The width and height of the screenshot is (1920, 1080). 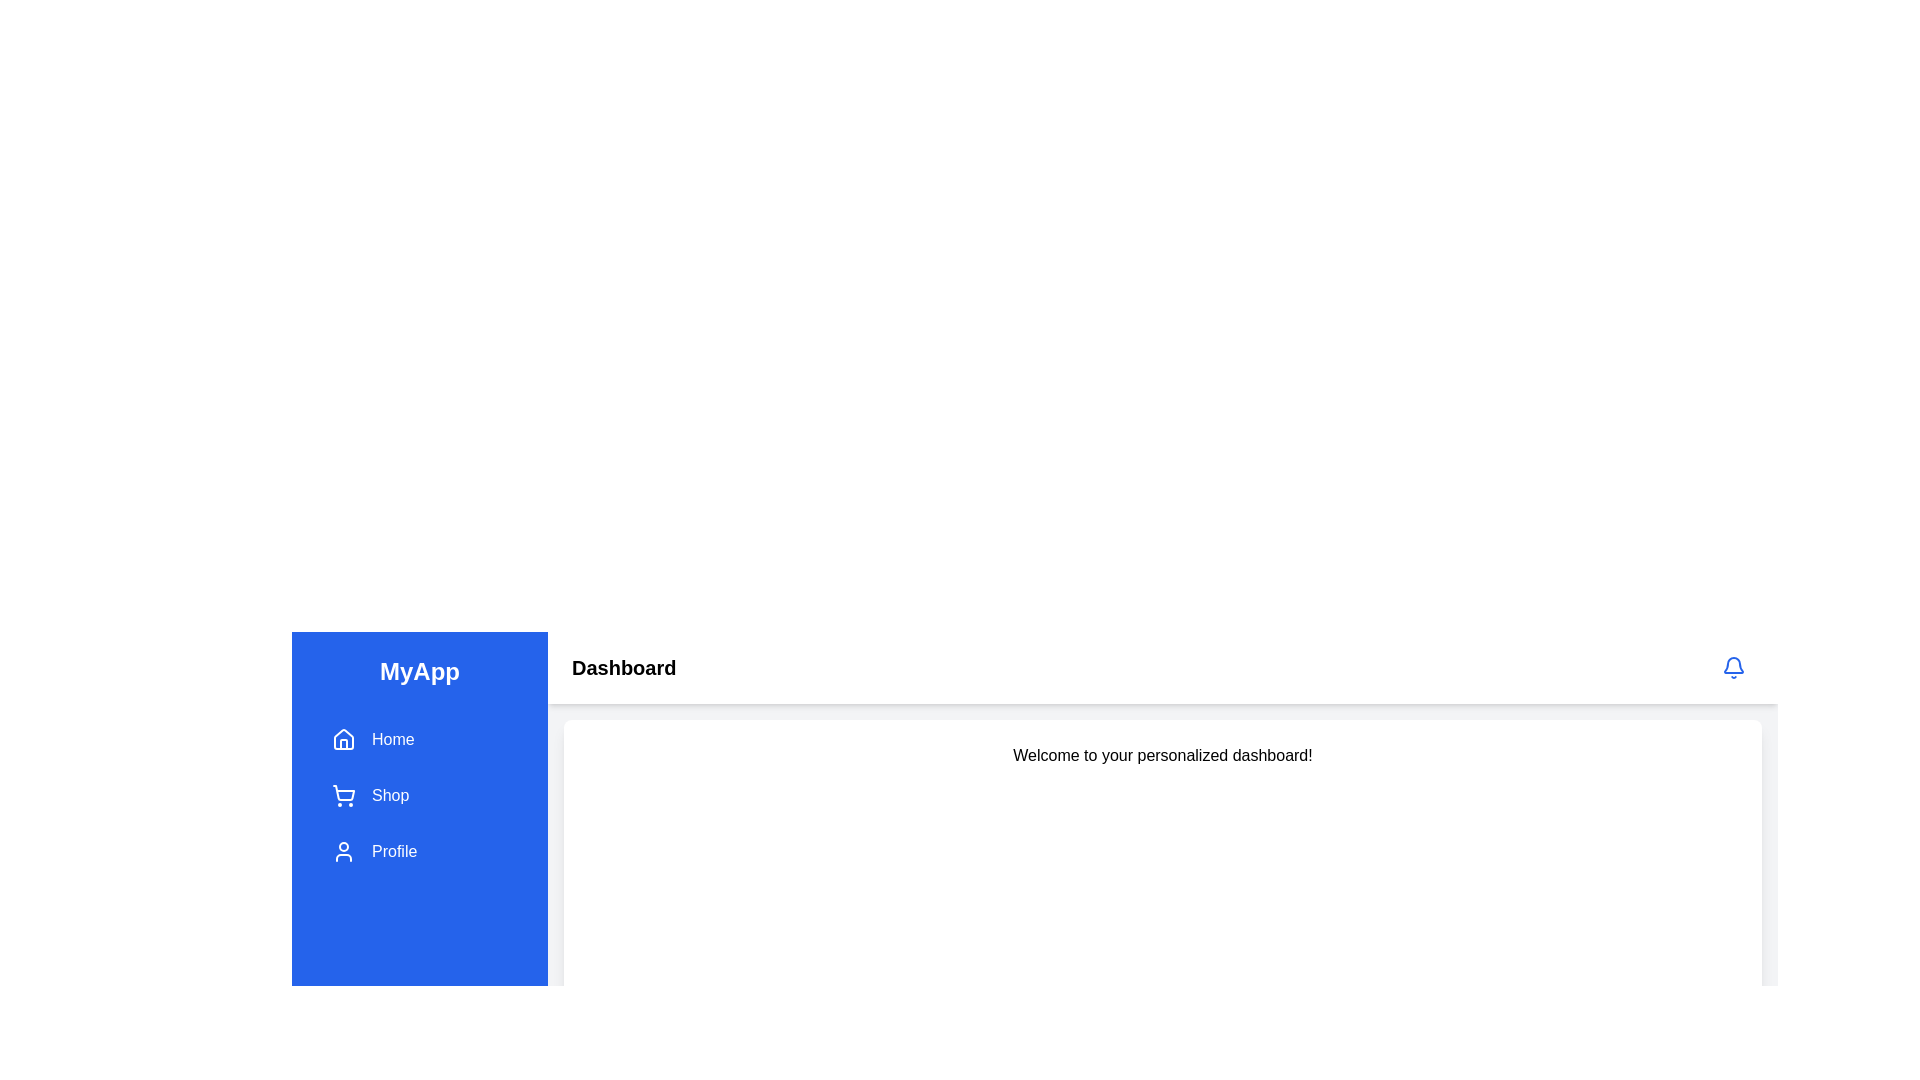 What do you see at coordinates (344, 794) in the screenshot?
I see `the shopping cart icon in the vertical navigation menu, which is styled with a minimalist wireframe design and located below the 'Home' icon and above the 'Profile' icon` at bounding box center [344, 794].